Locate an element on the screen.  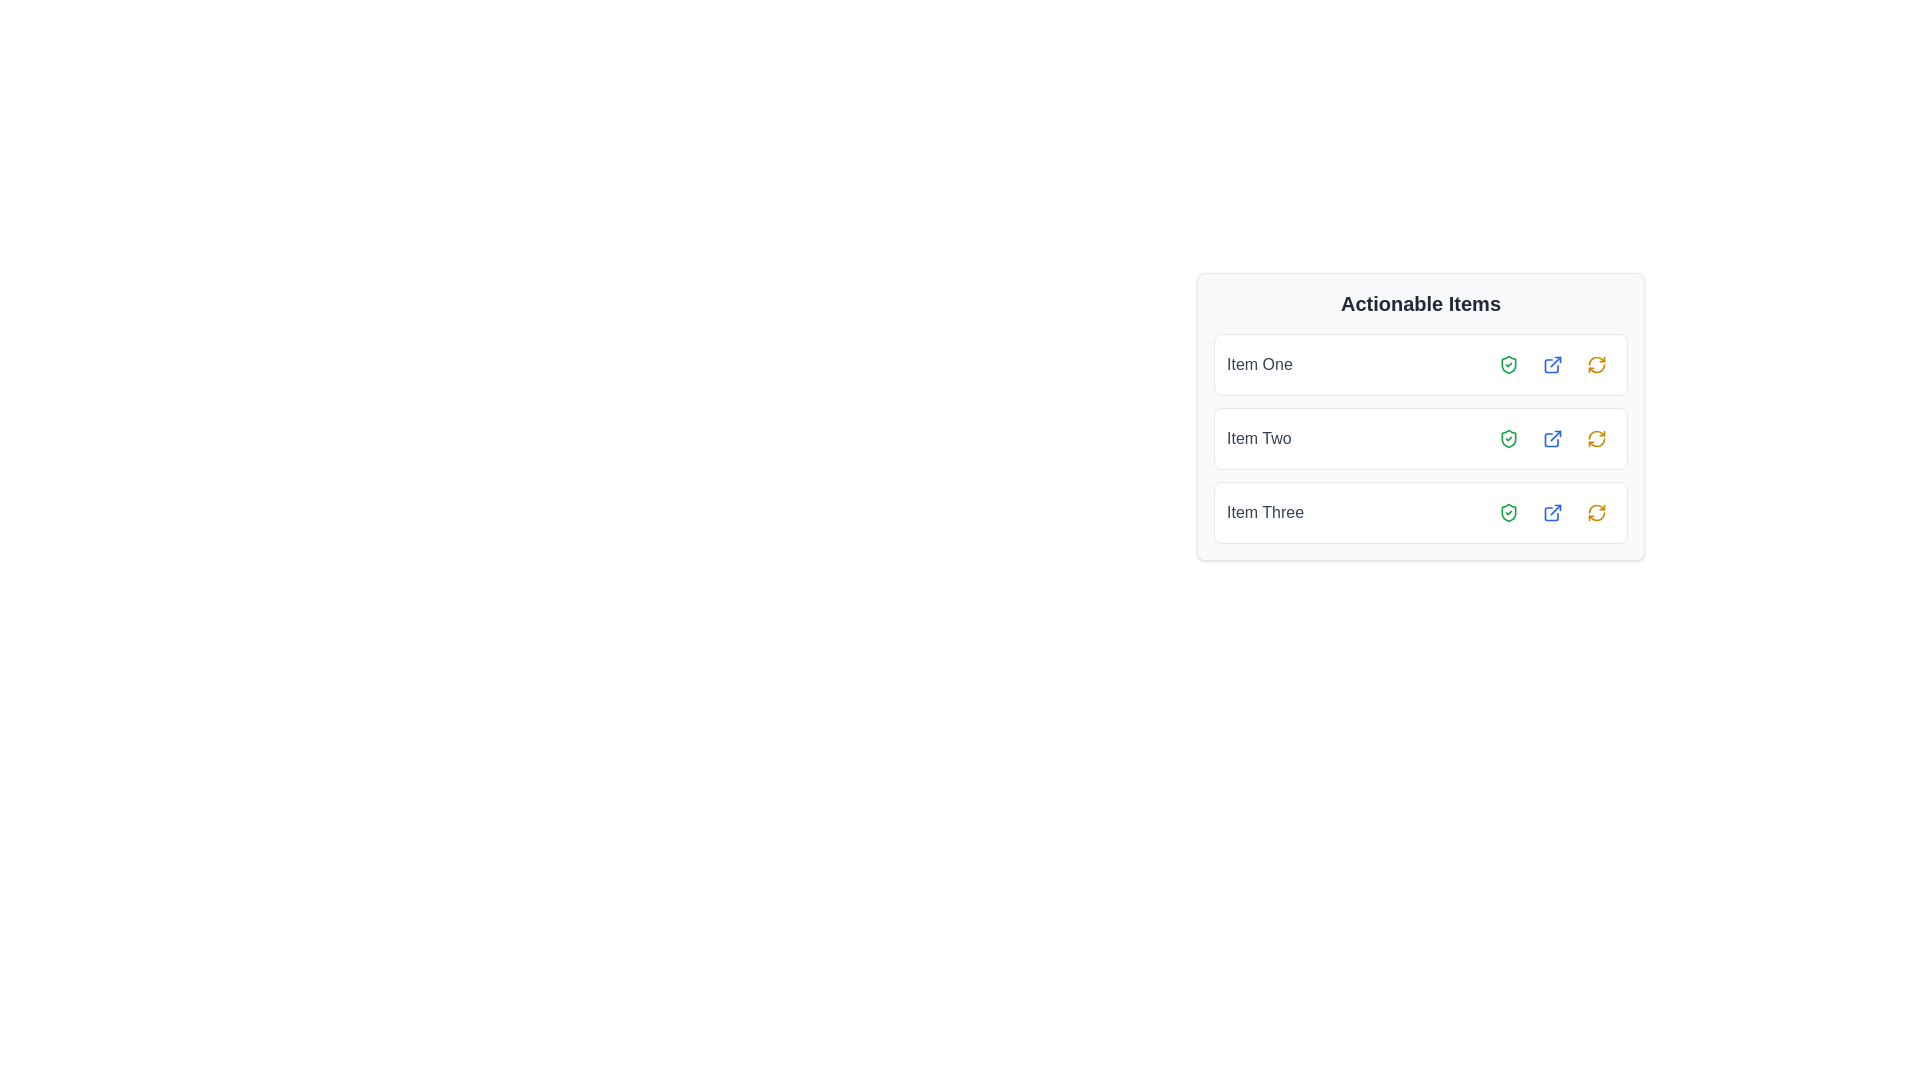
the green shield icon with a checkmark located in the third row of 'Actionable Items', specifically the first icon on the right side of 'Item Three' is located at coordinates (1508, 512).